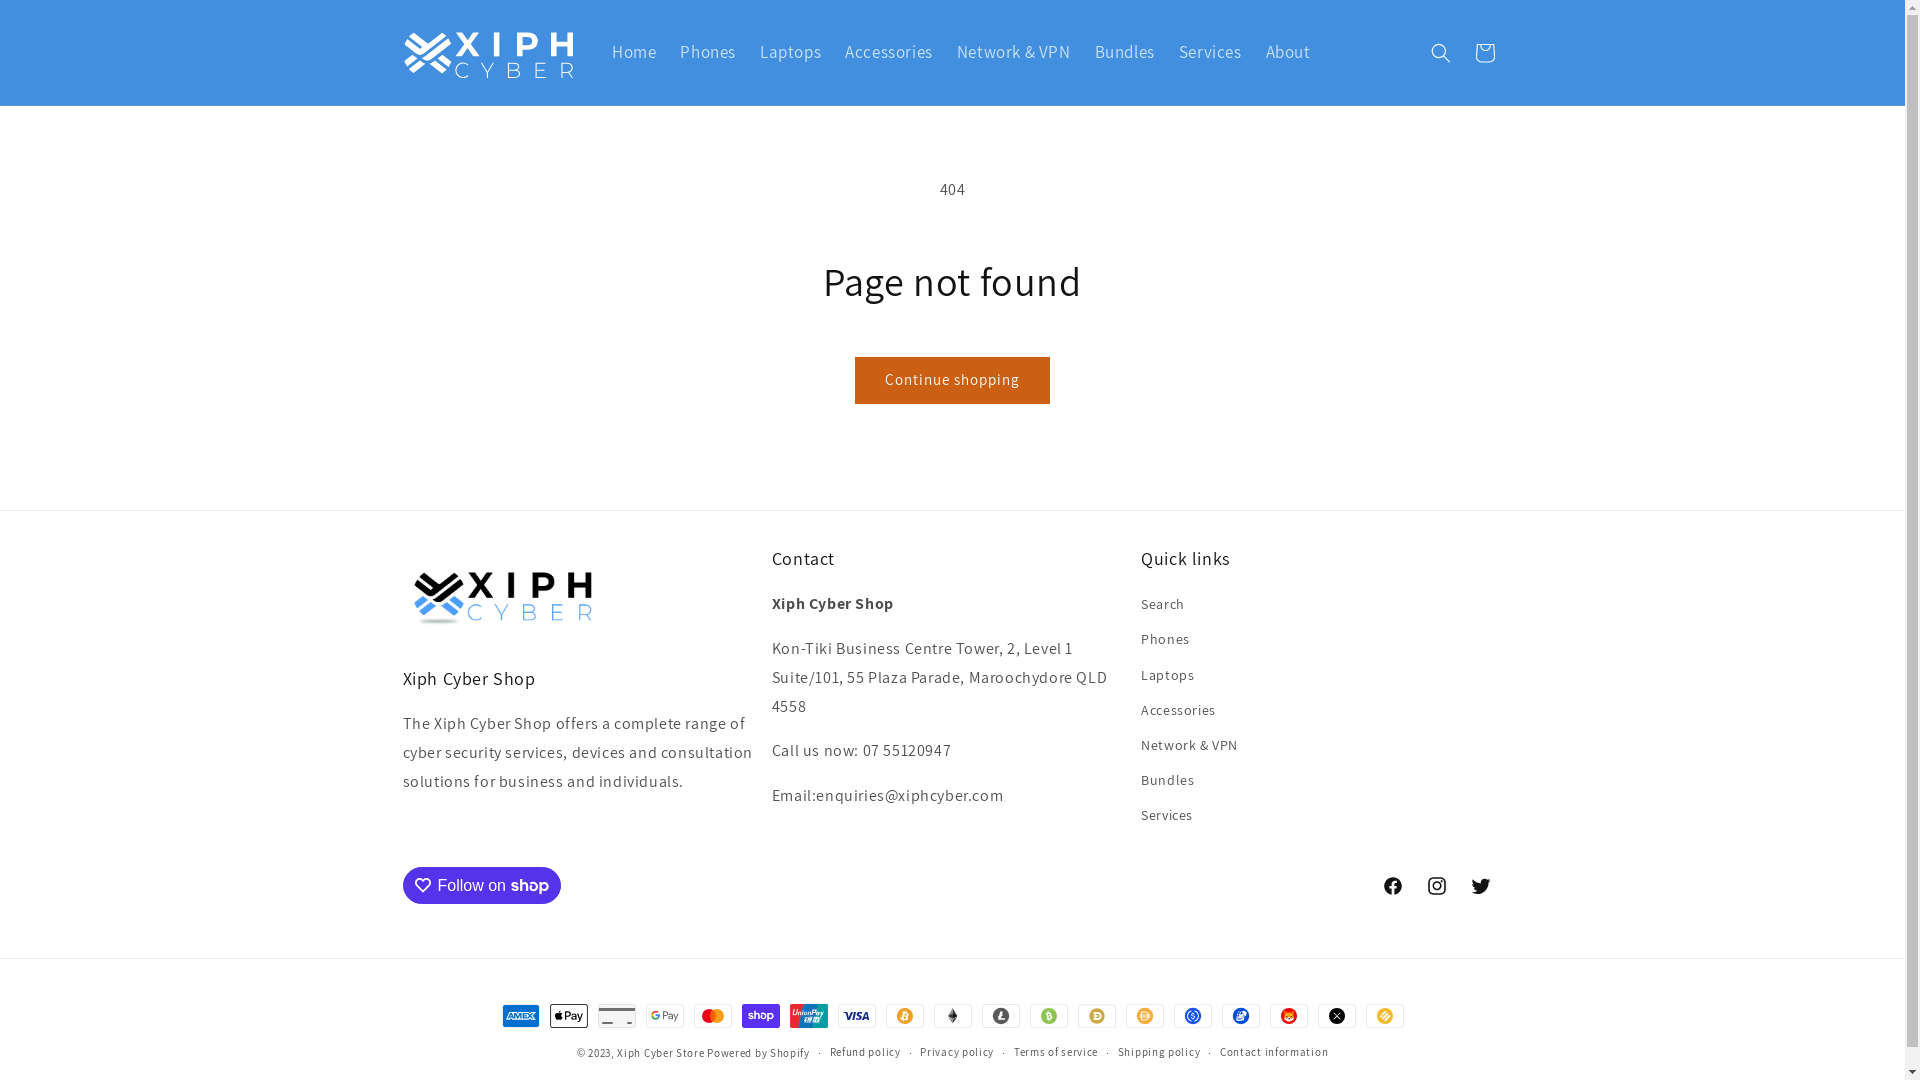 The image size is (1920, 1080). I want to click on 'Twitter', so click(1479, 885).